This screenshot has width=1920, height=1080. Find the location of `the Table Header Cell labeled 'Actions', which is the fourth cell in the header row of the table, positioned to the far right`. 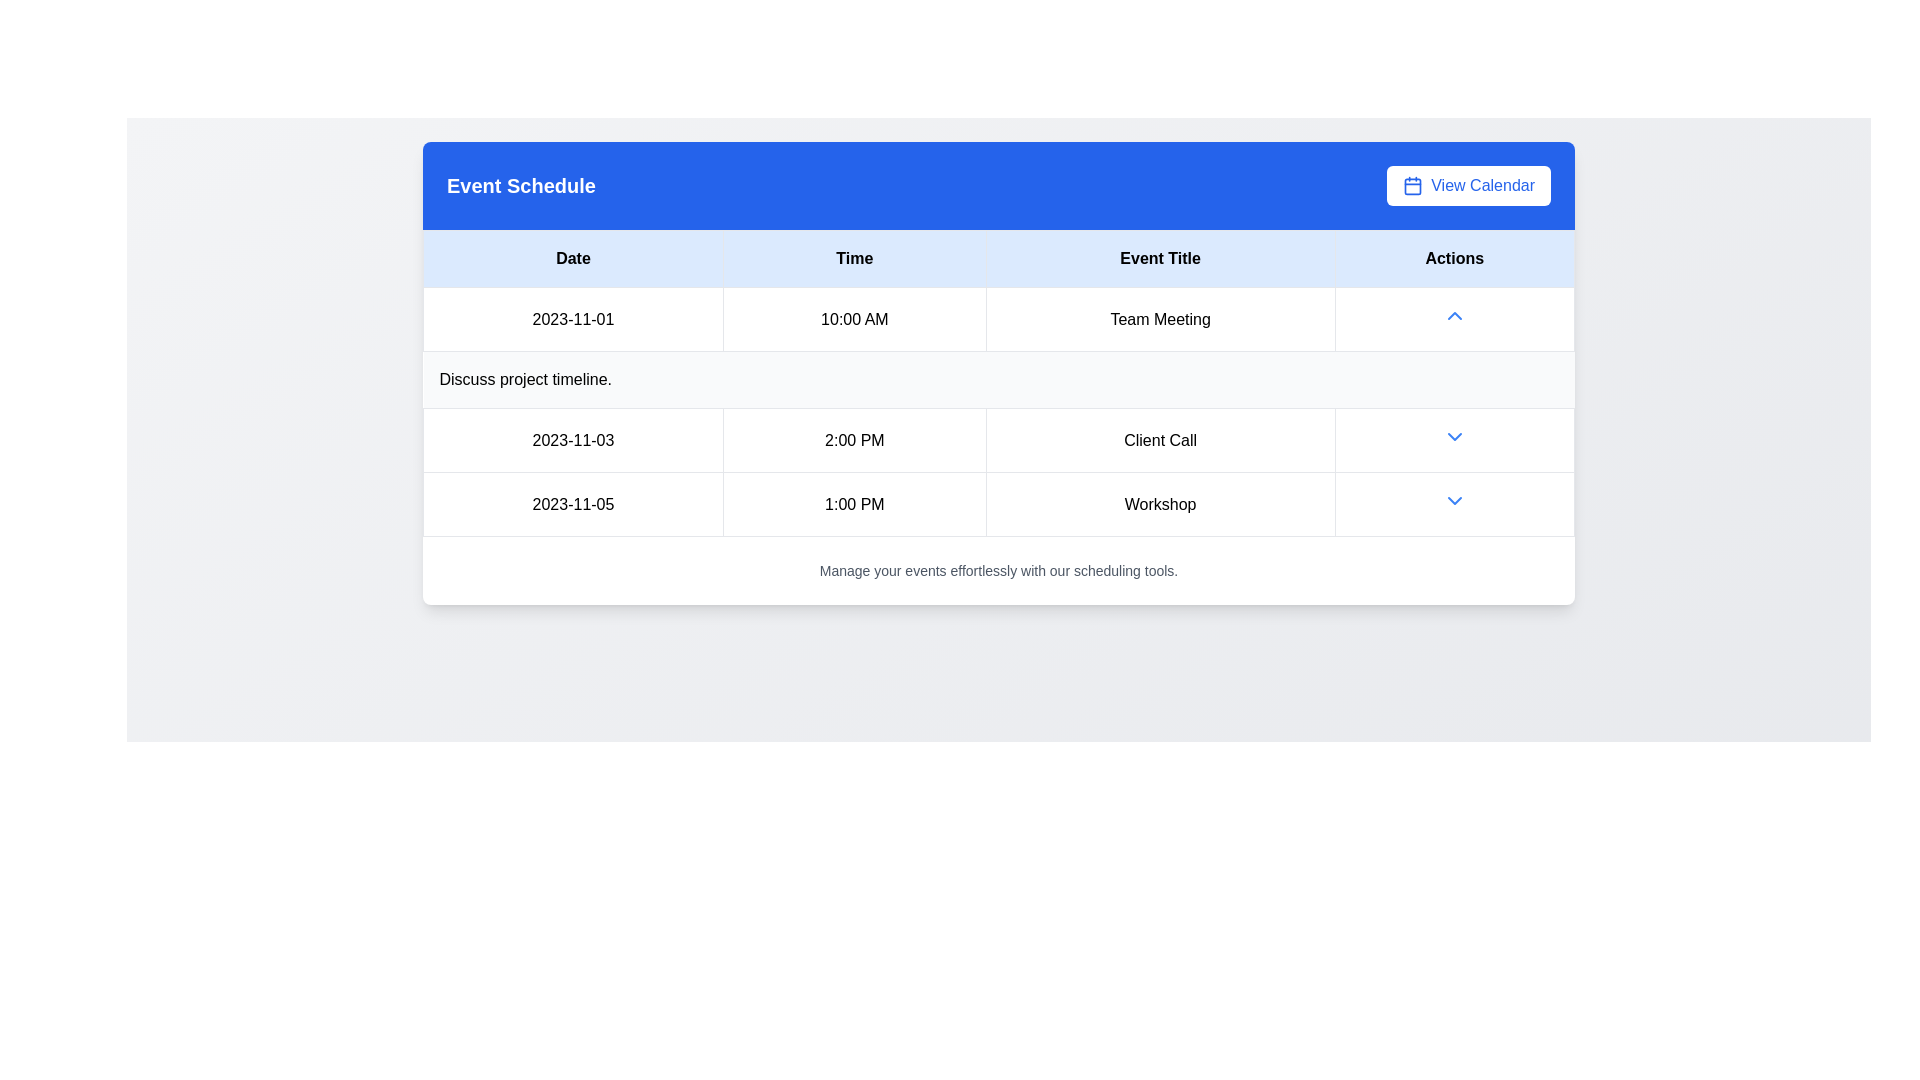

the Table Header Cell labeled 'Actions', which is the fourth cell in the header row of the table, positioned to the far right is located at coordinates (1454, 257).